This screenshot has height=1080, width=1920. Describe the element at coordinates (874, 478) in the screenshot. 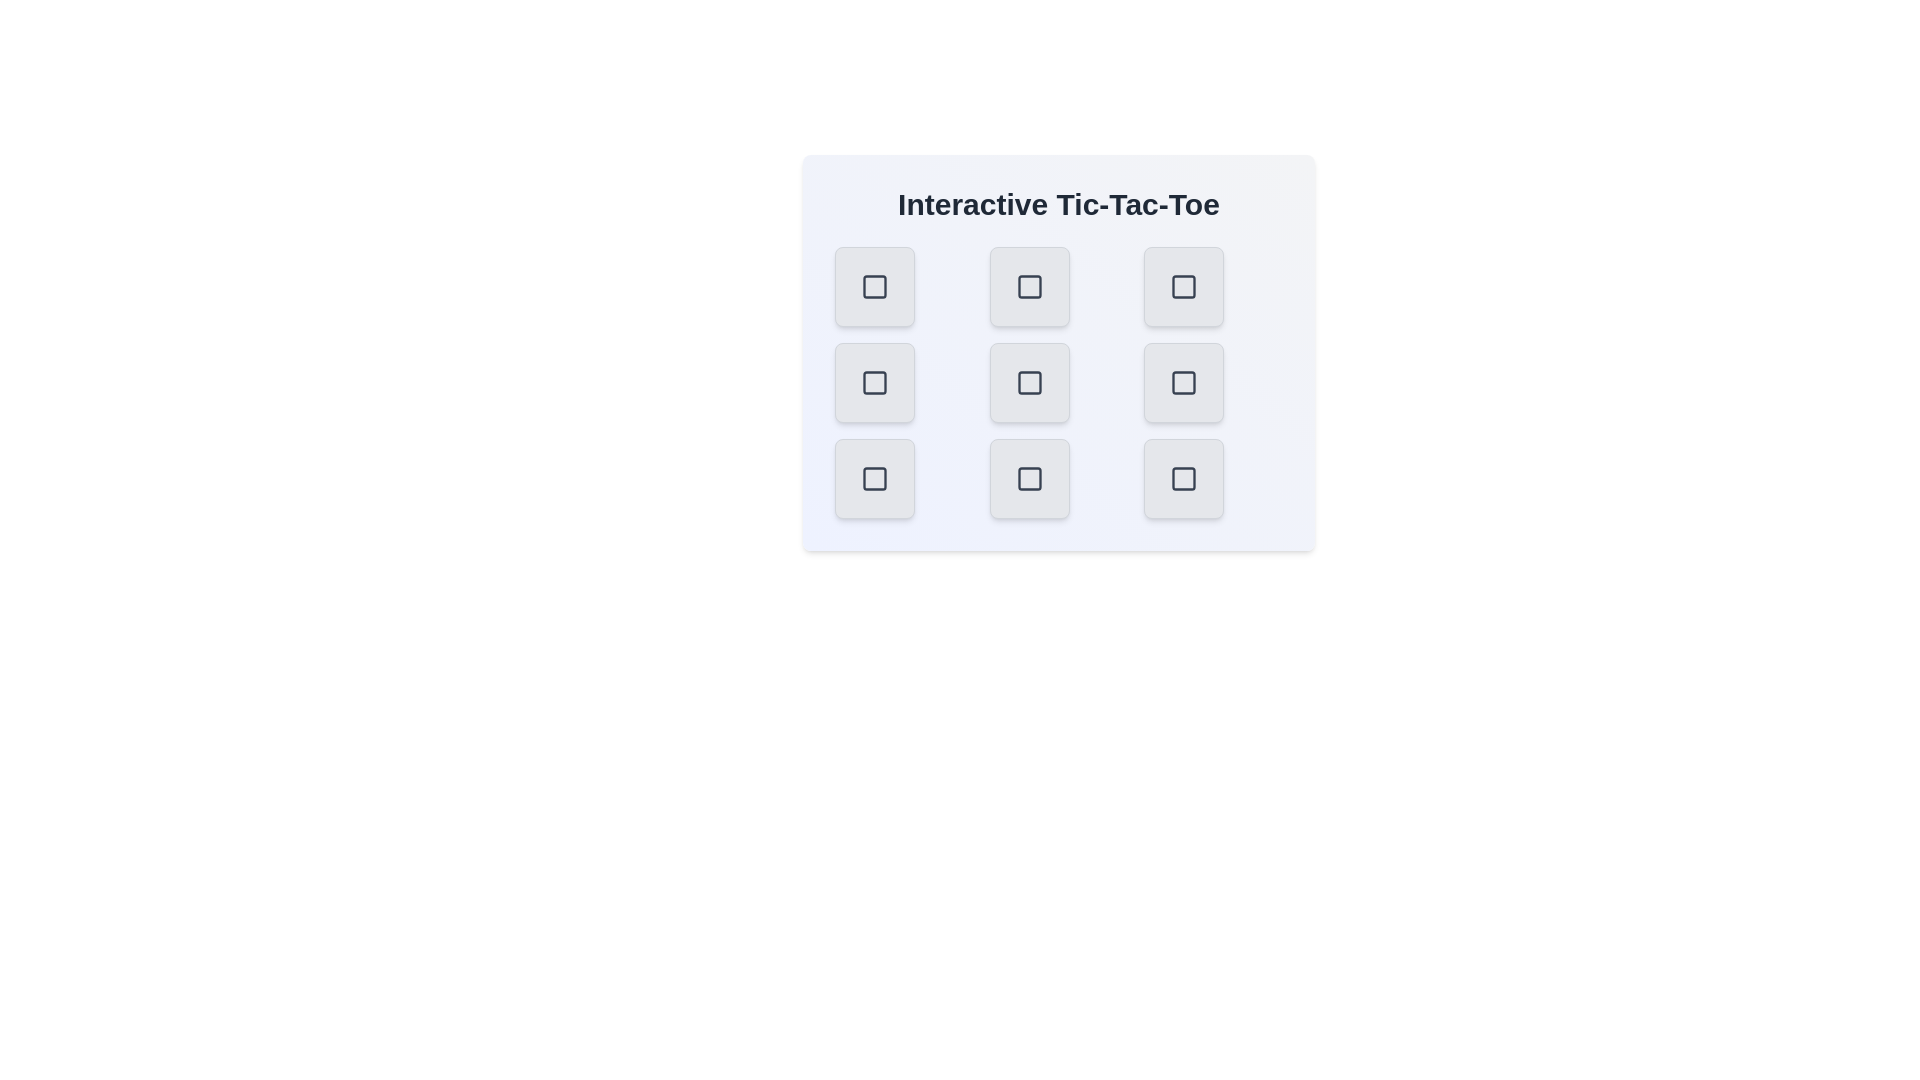

I see `the button at bottom-left` at that location.